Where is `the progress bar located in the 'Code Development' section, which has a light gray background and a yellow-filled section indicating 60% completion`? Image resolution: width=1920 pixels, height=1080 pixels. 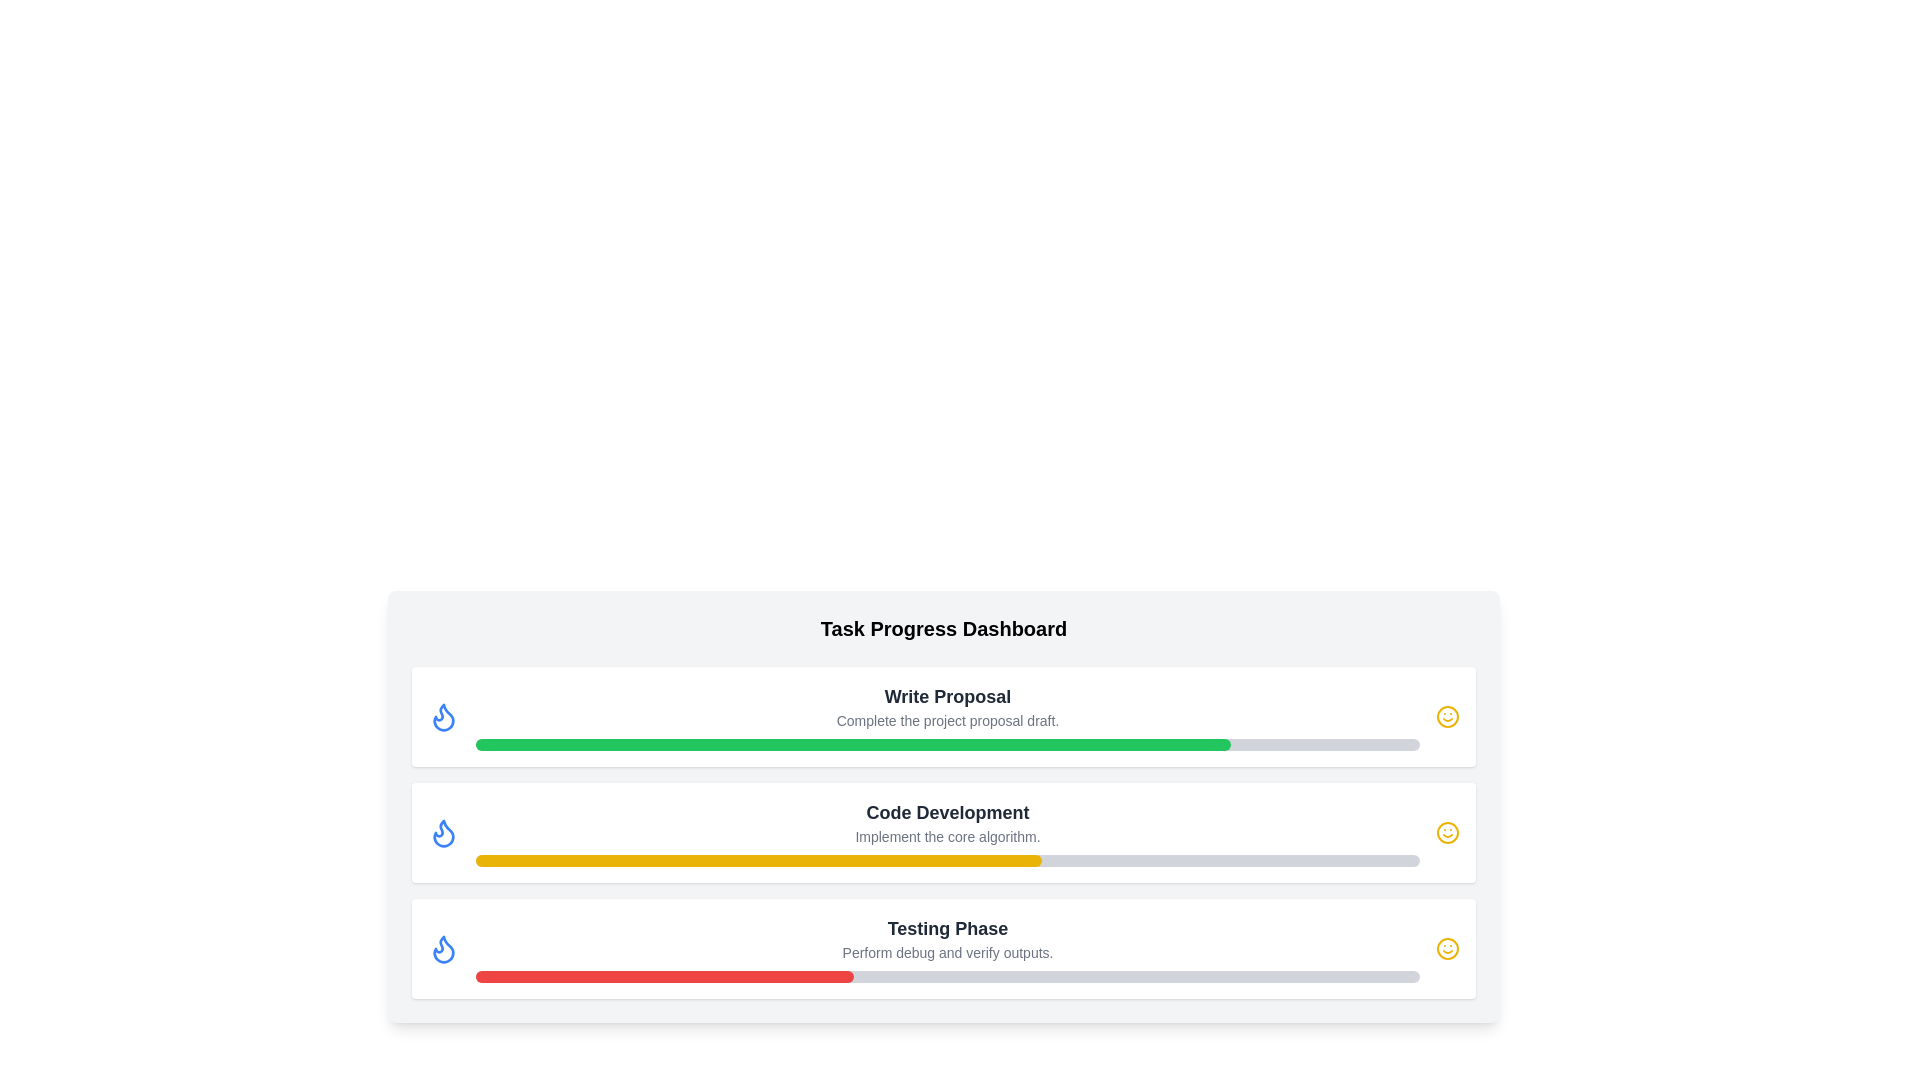
the progress bar located in the 'Code Development' section, which has a light gray background and a yellow-filled section indicating 60% completion is located at coordinates (947, 859).